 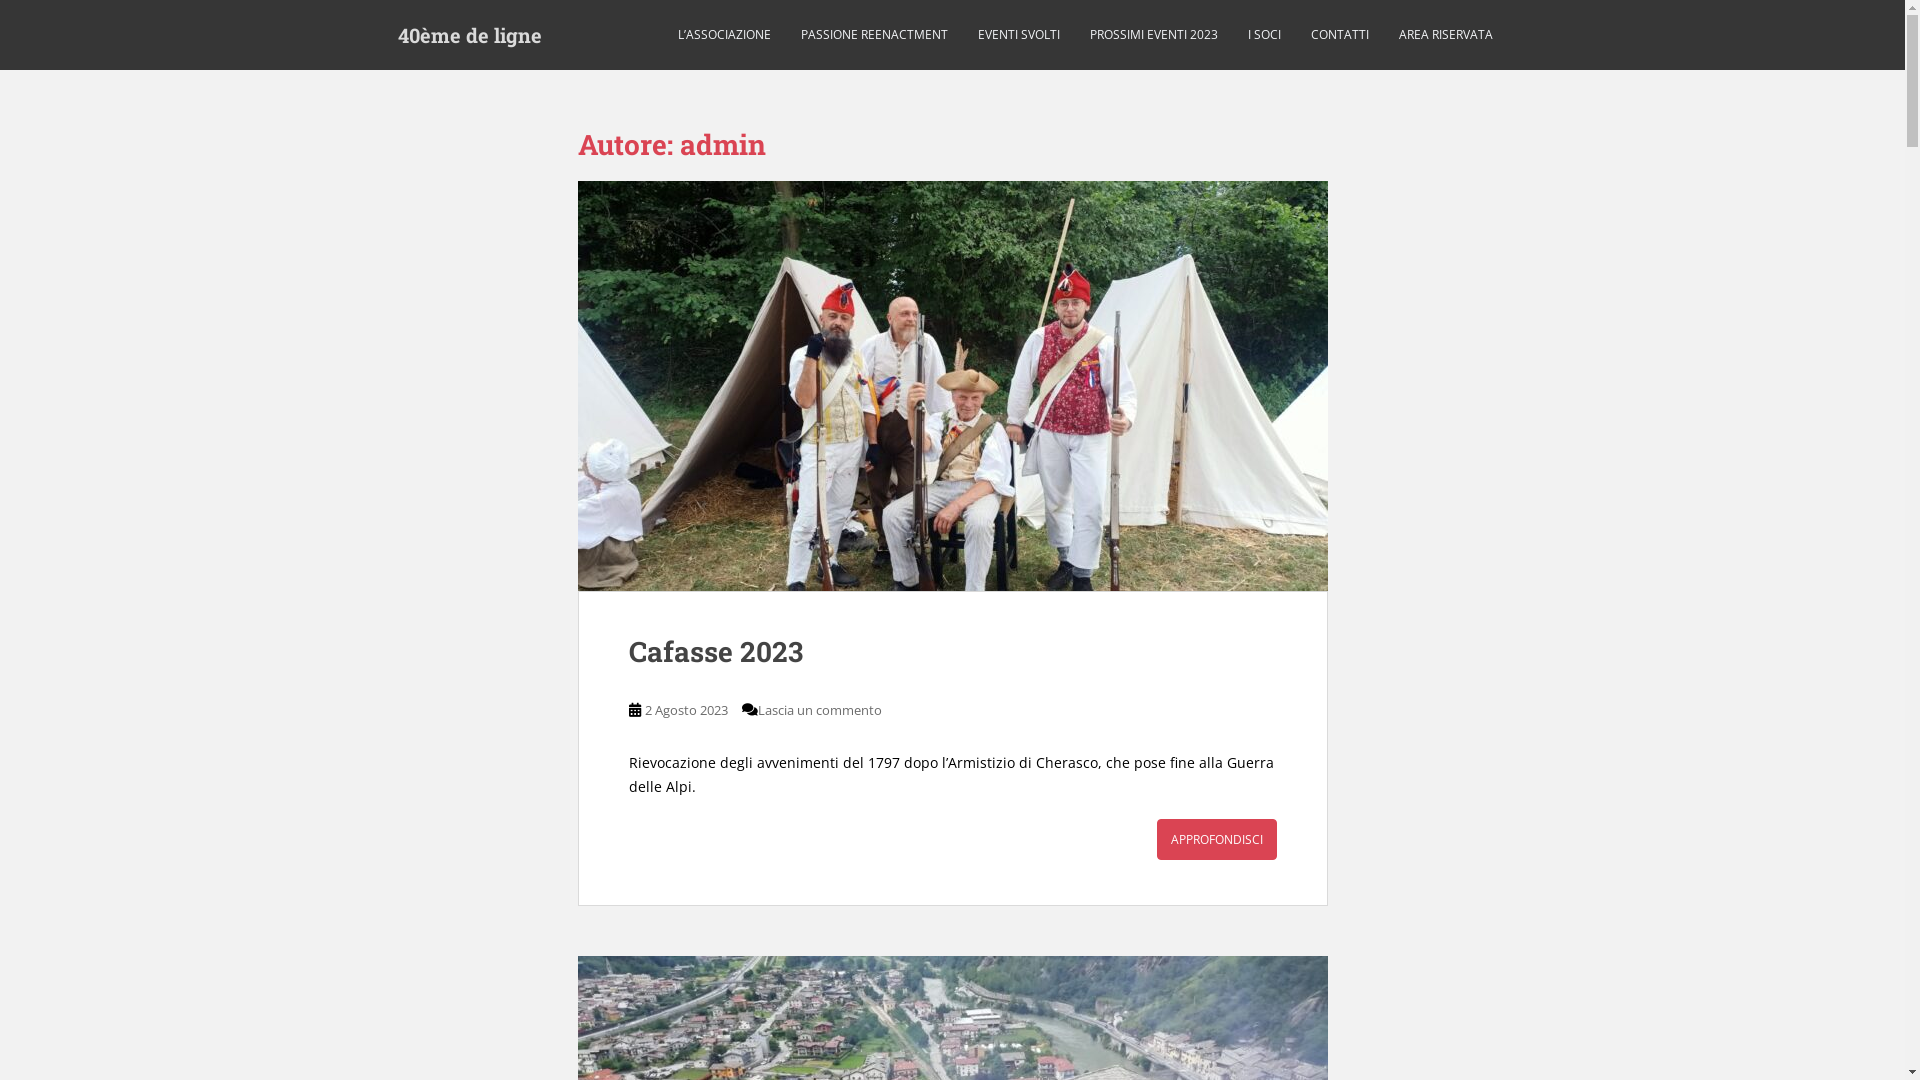 What do you see at coordinates (685, 708) in the screenshot?
I see `'2 Agosto 2023'` at bounding box center [685, 708].